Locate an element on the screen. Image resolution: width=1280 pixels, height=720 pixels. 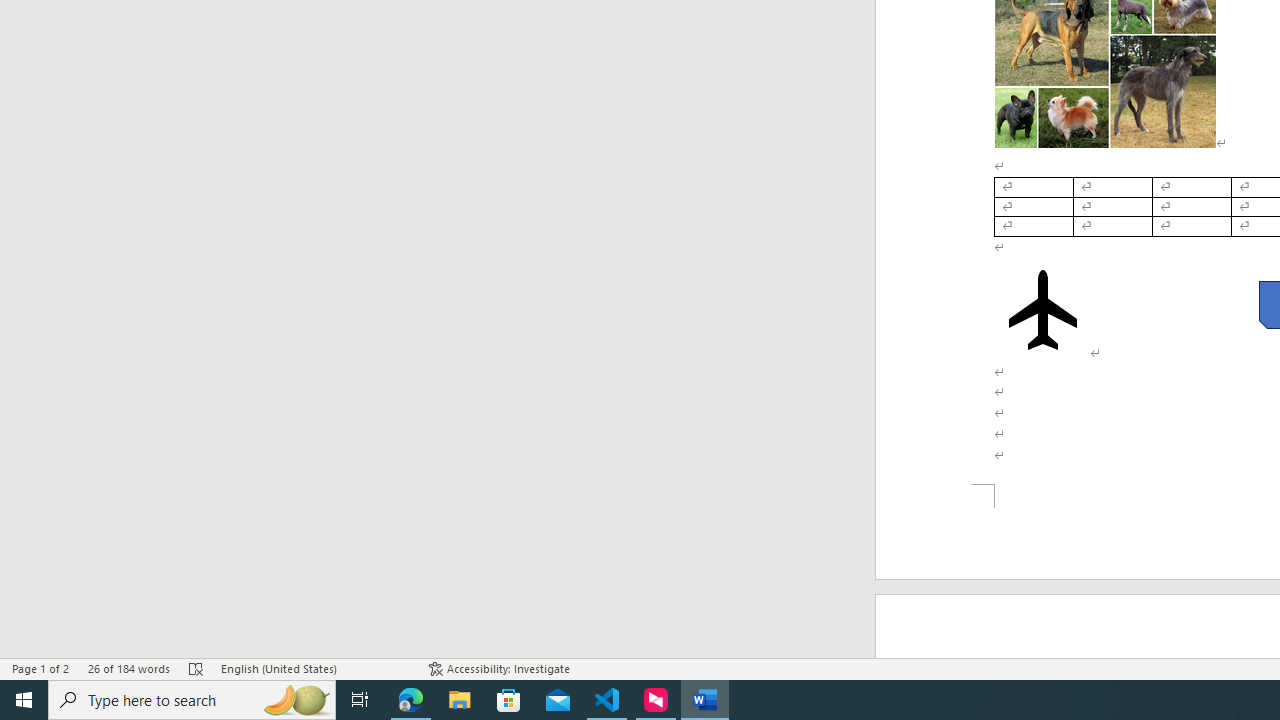
'Language English (United States)' is located at coordinates (314, 669).